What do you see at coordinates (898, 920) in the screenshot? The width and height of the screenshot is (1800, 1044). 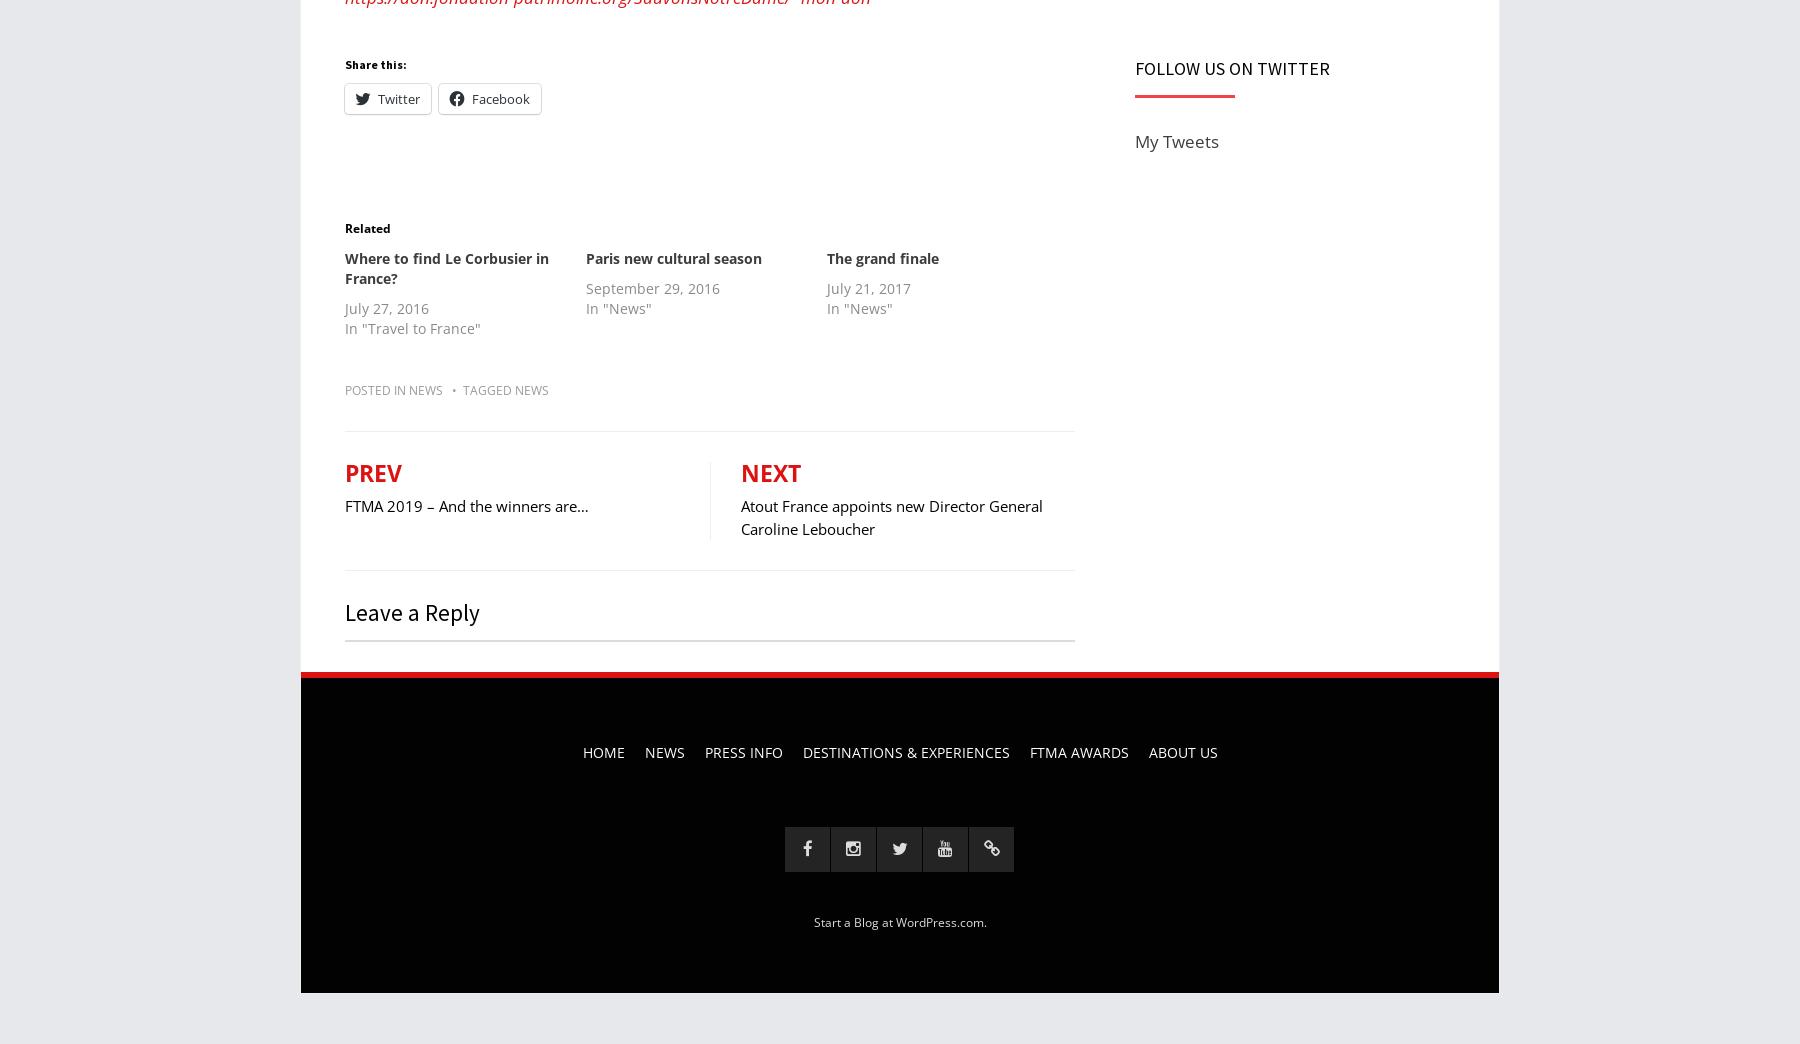 I see `'Start a Blog at WordPress.com'` at bounding box center [898, 920].